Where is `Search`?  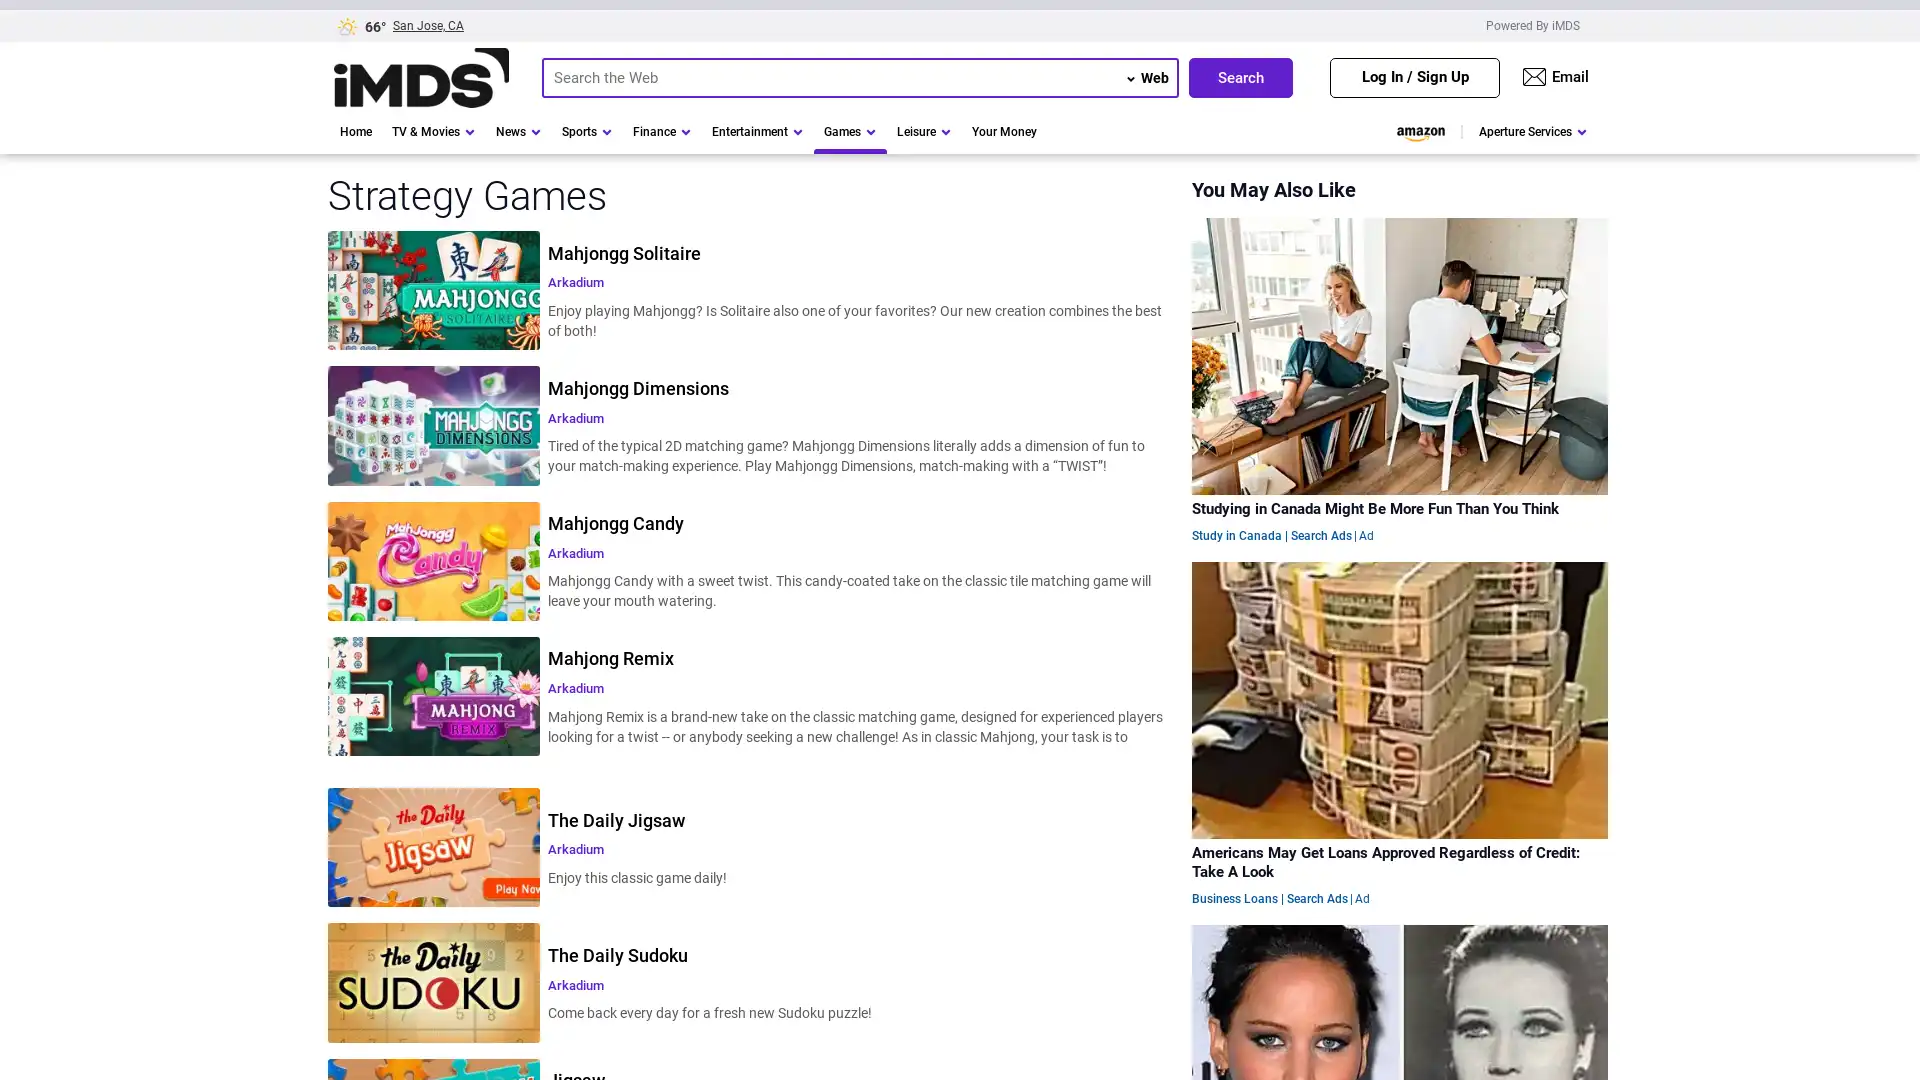 Search is located at coordinates (1240, 76).